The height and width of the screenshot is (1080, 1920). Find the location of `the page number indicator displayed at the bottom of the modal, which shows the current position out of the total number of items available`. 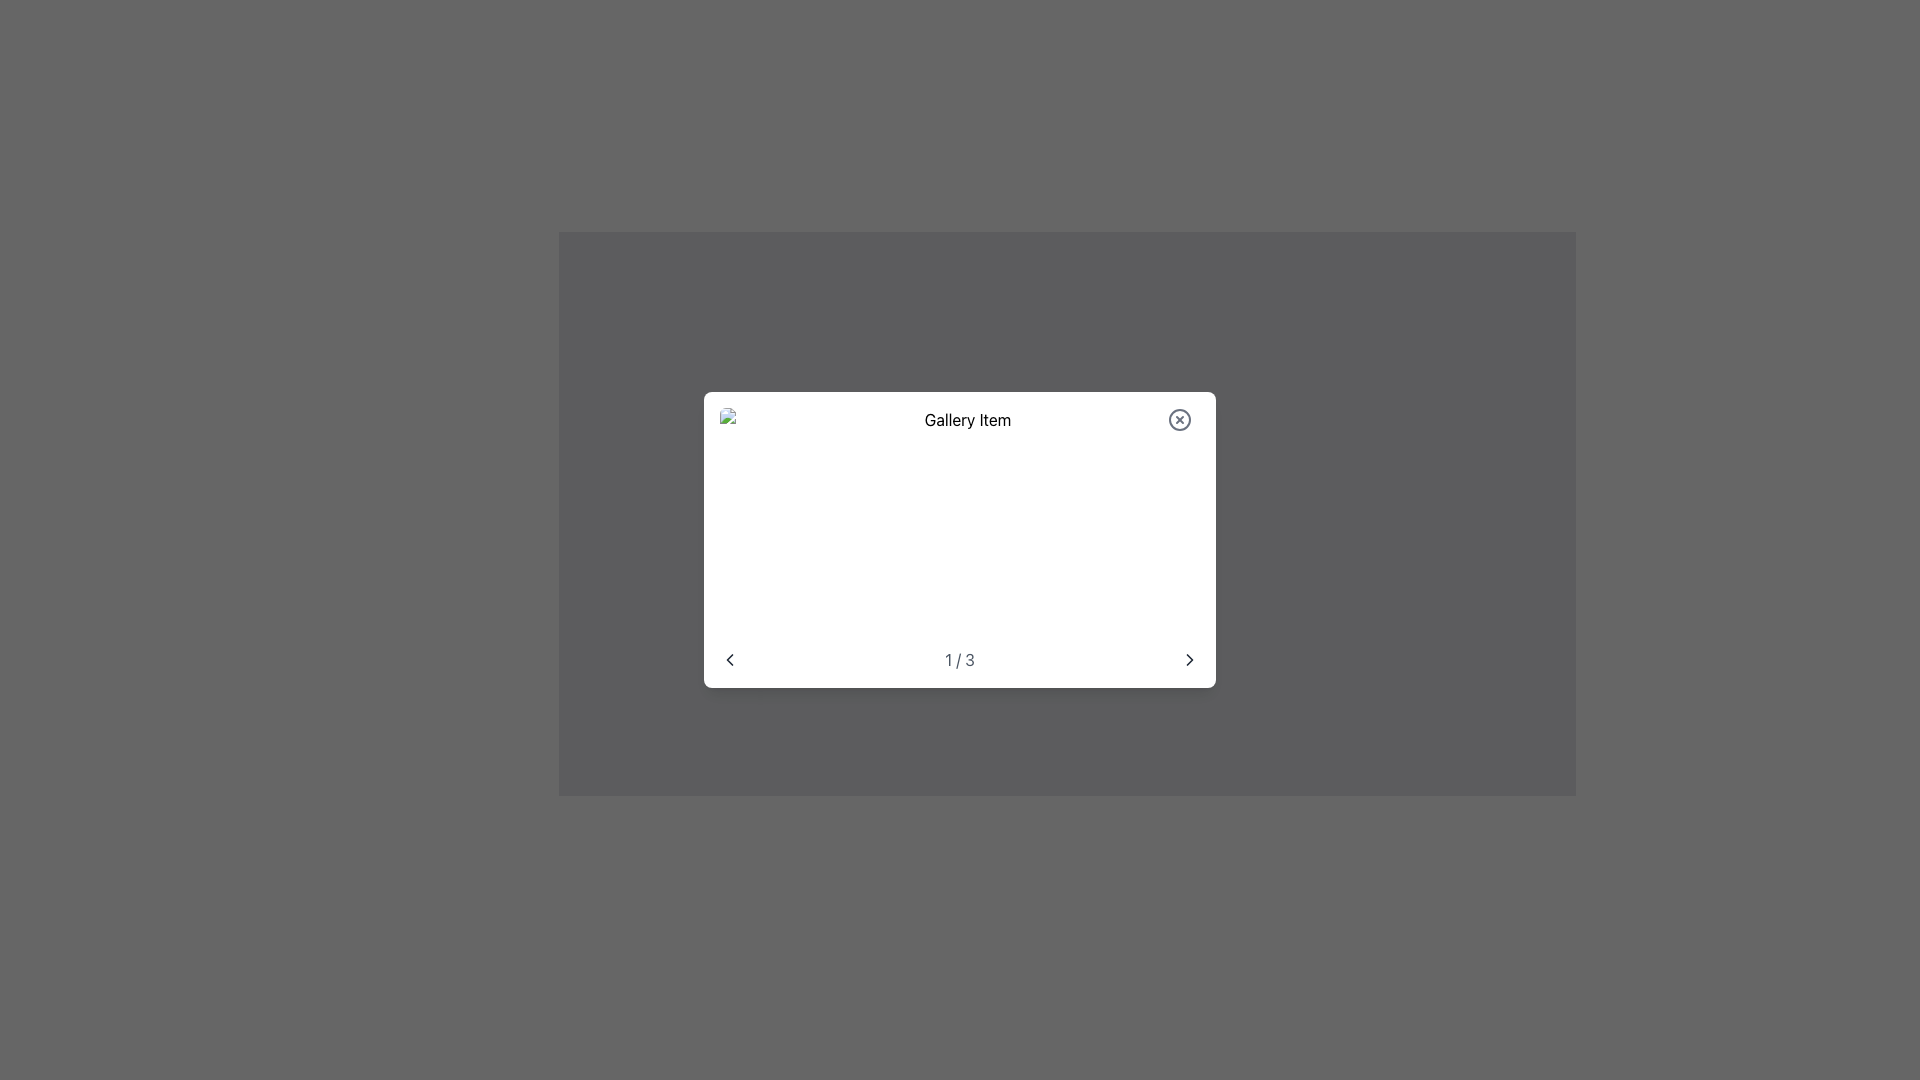

the page number indicator displayed at the bottom of the modal, which shows the current position out of the total number of items available is located at coordinates (960, 659).